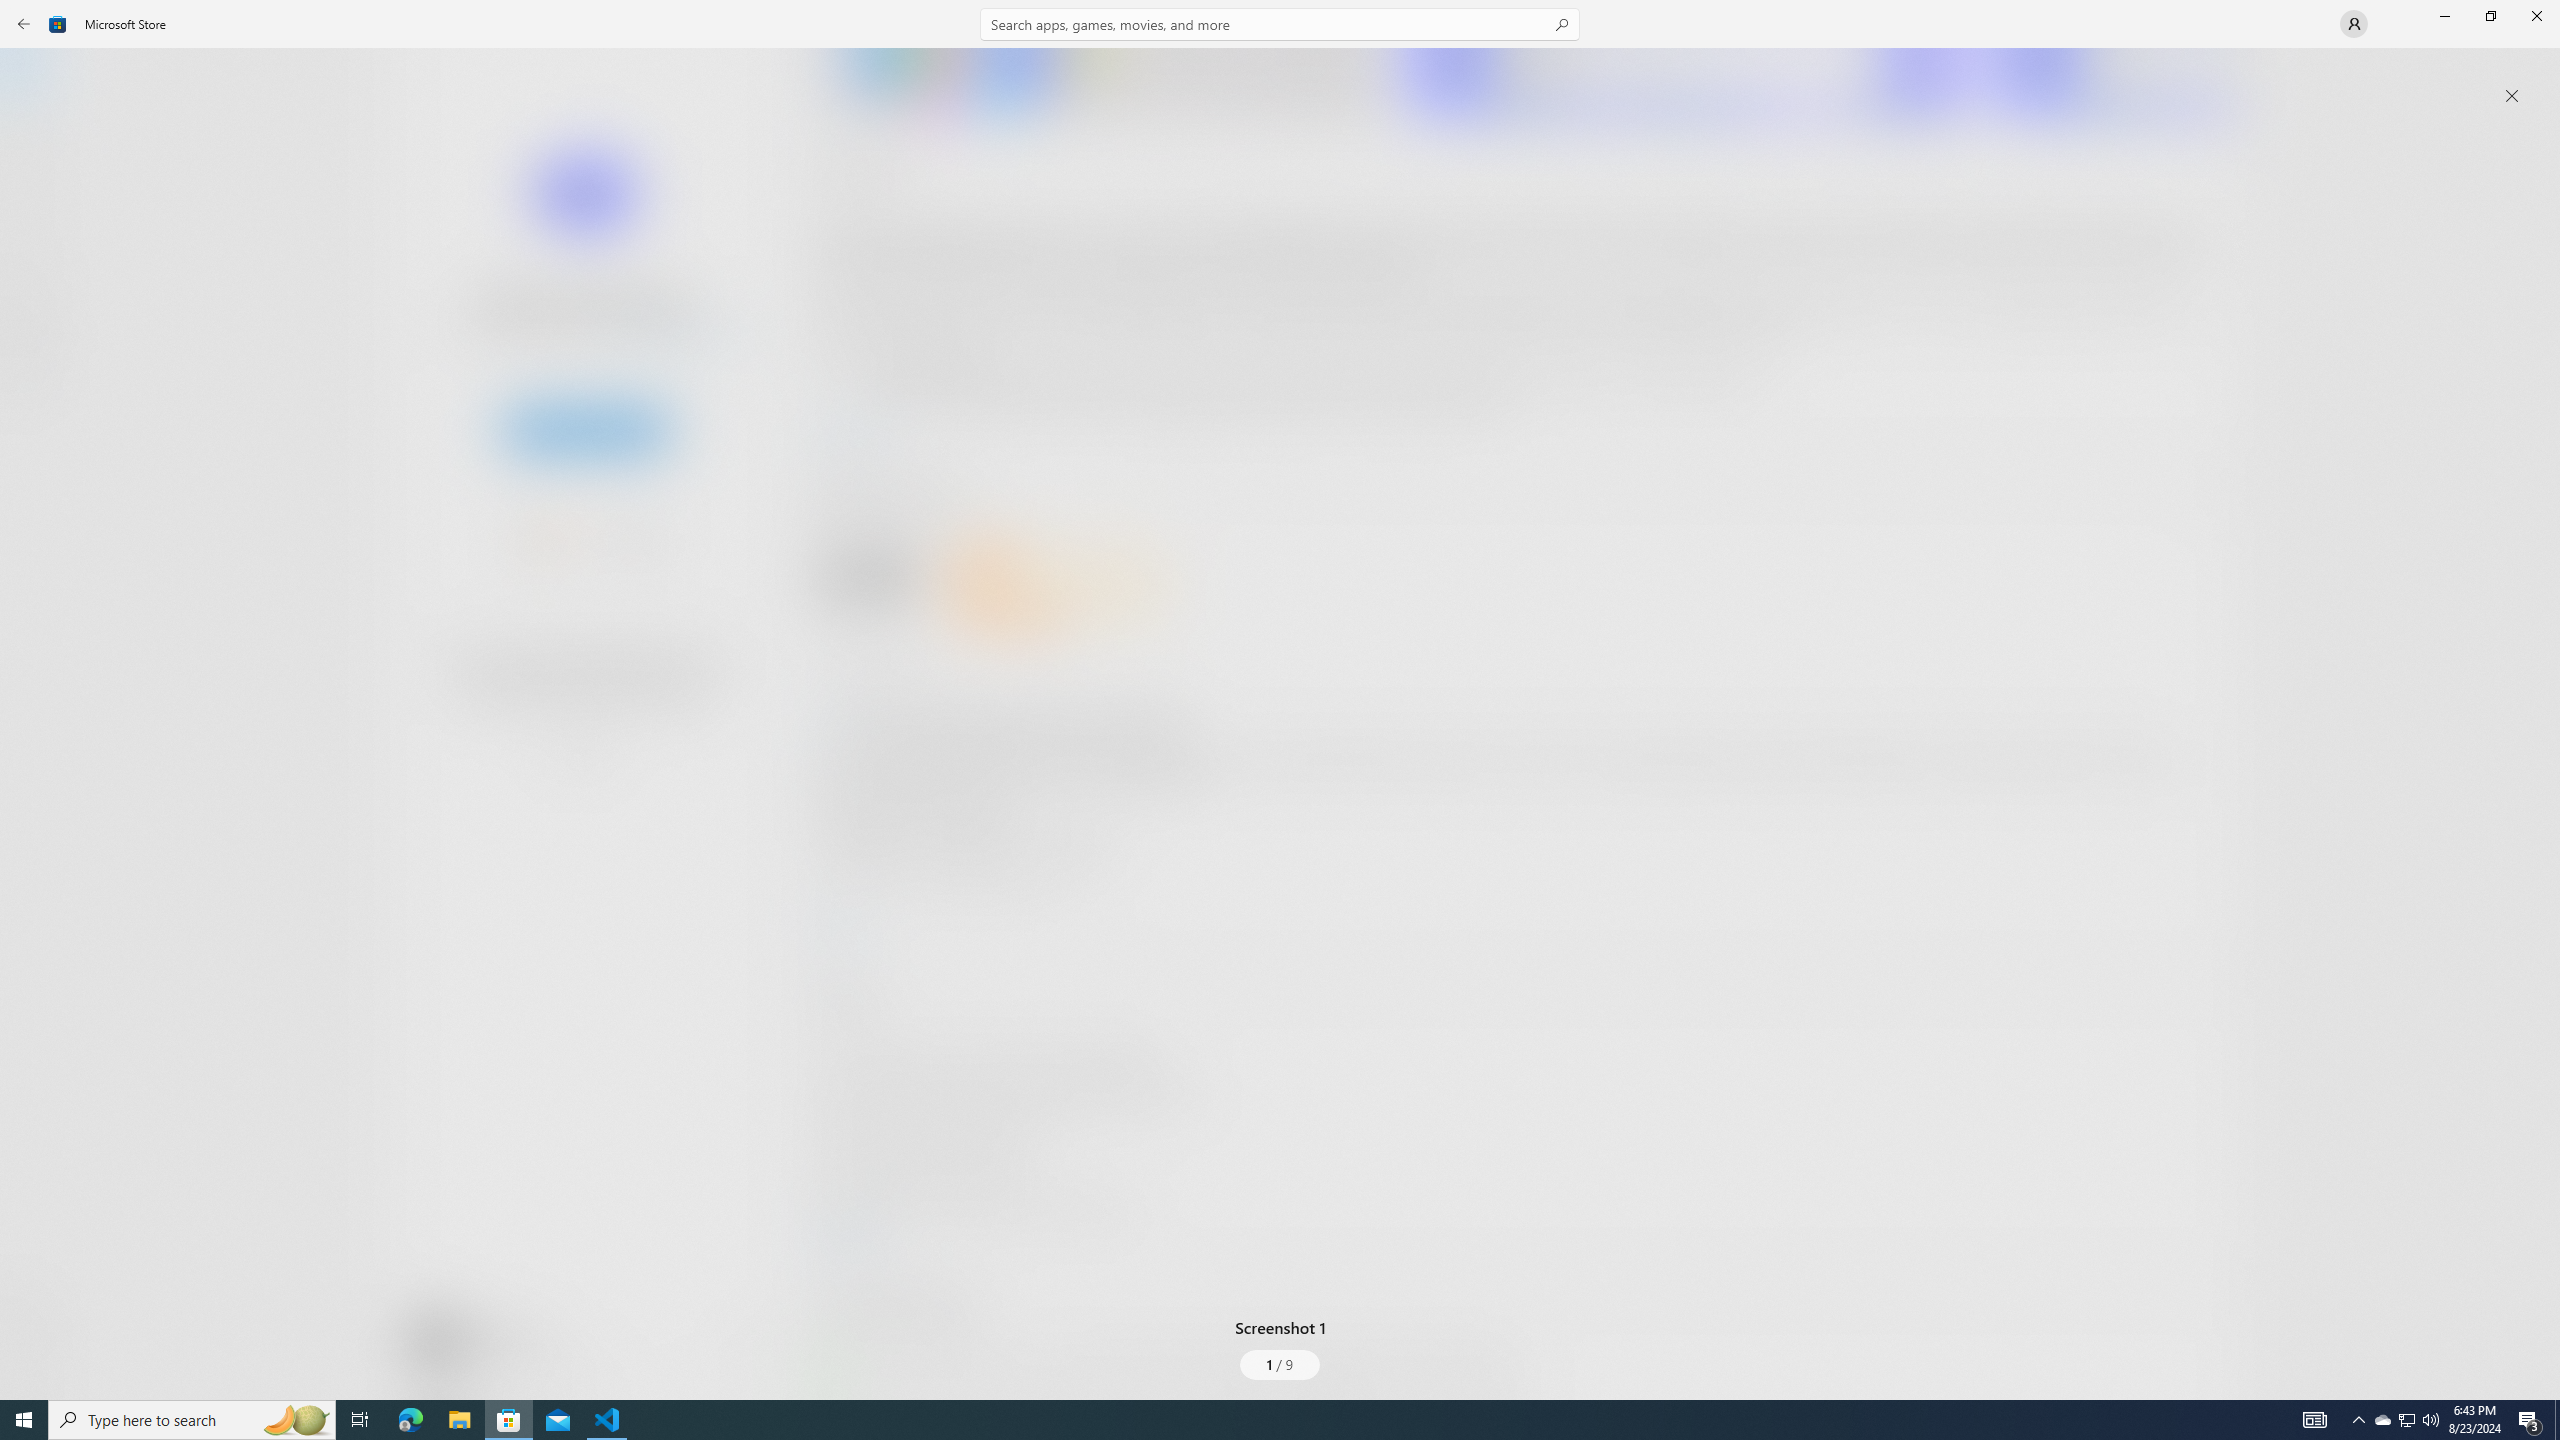 Image resolution: width=2560 pixels, height=1440 pixels. What do you see at coordinates (1280, 708) in the screenshot?
I see `'Screenshot 1'` at bounding box center [1280, 708].